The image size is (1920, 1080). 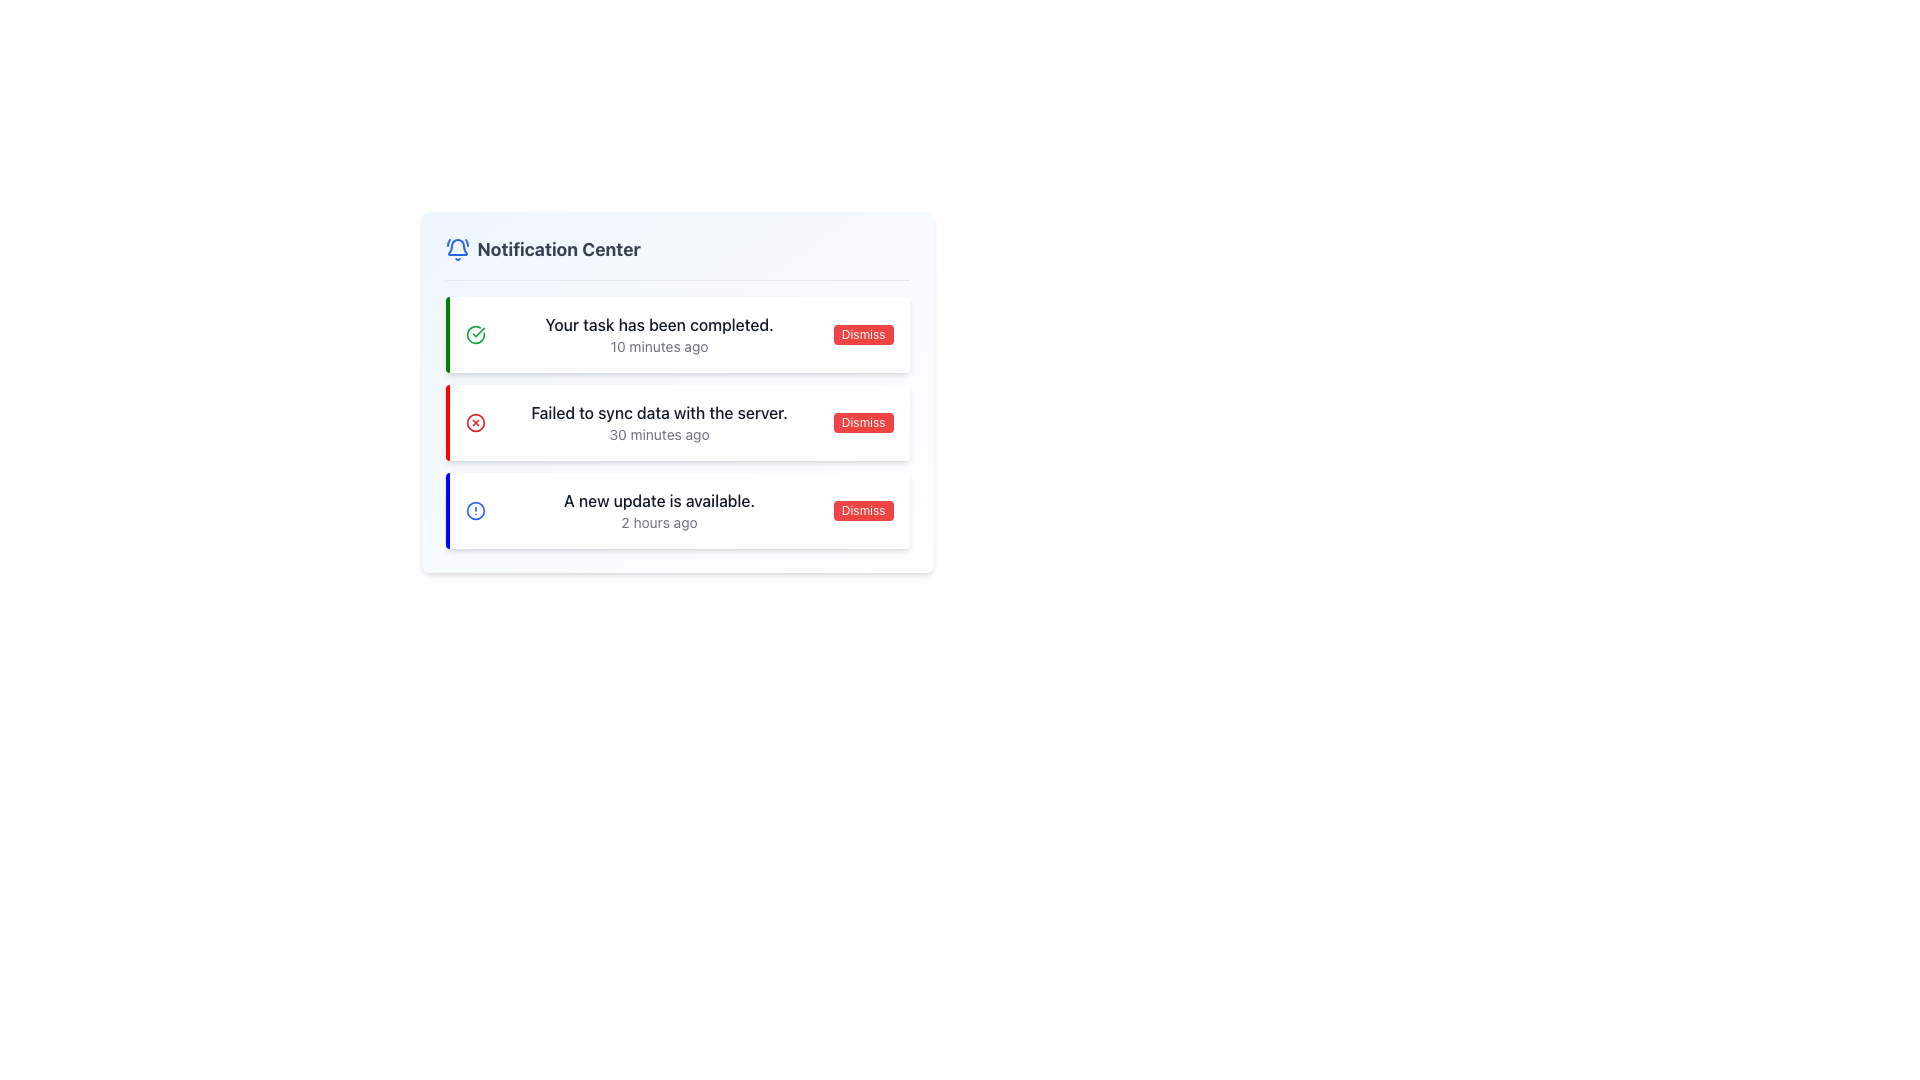 I want to click on the text label that provides the timestamp for the notification indicating when 'Your task has been completed.', so click(x=659, y=346).